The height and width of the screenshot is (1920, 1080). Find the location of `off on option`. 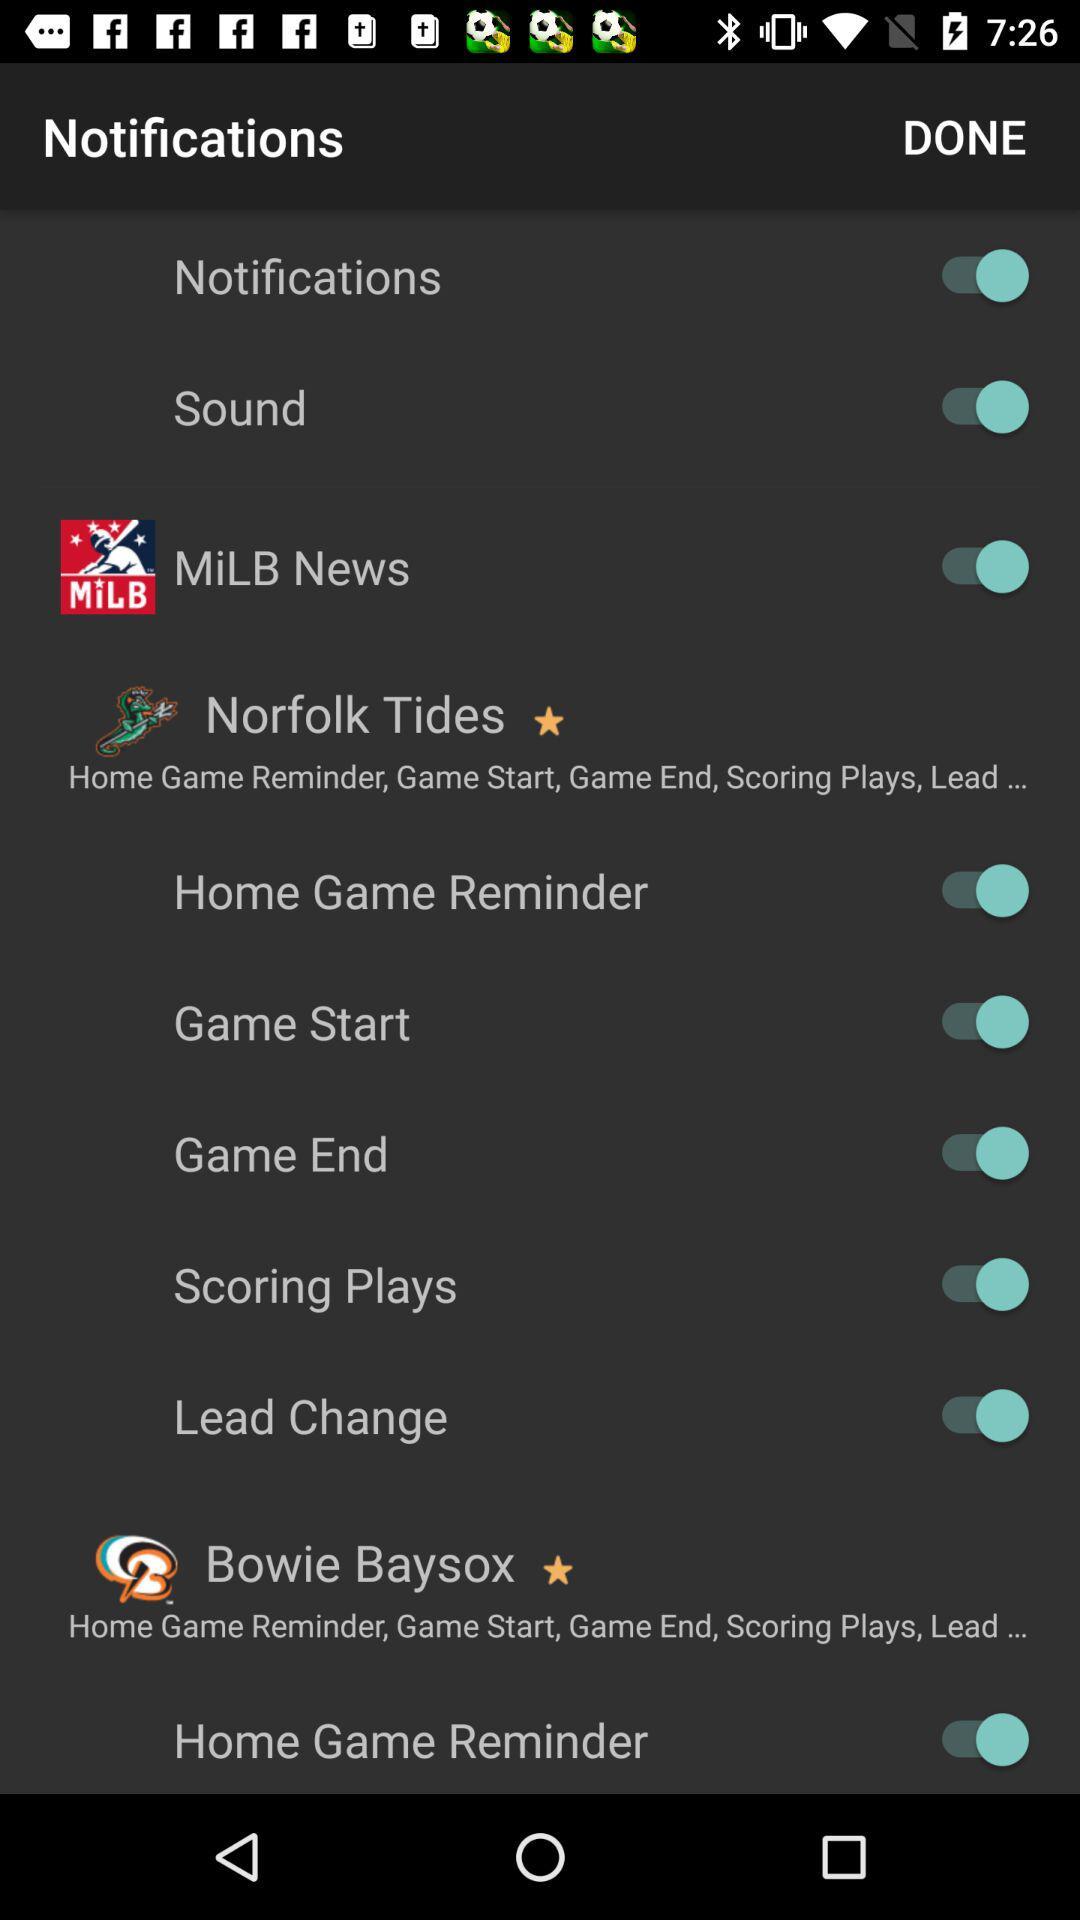

off on option is located at coordinates (974, 1153).